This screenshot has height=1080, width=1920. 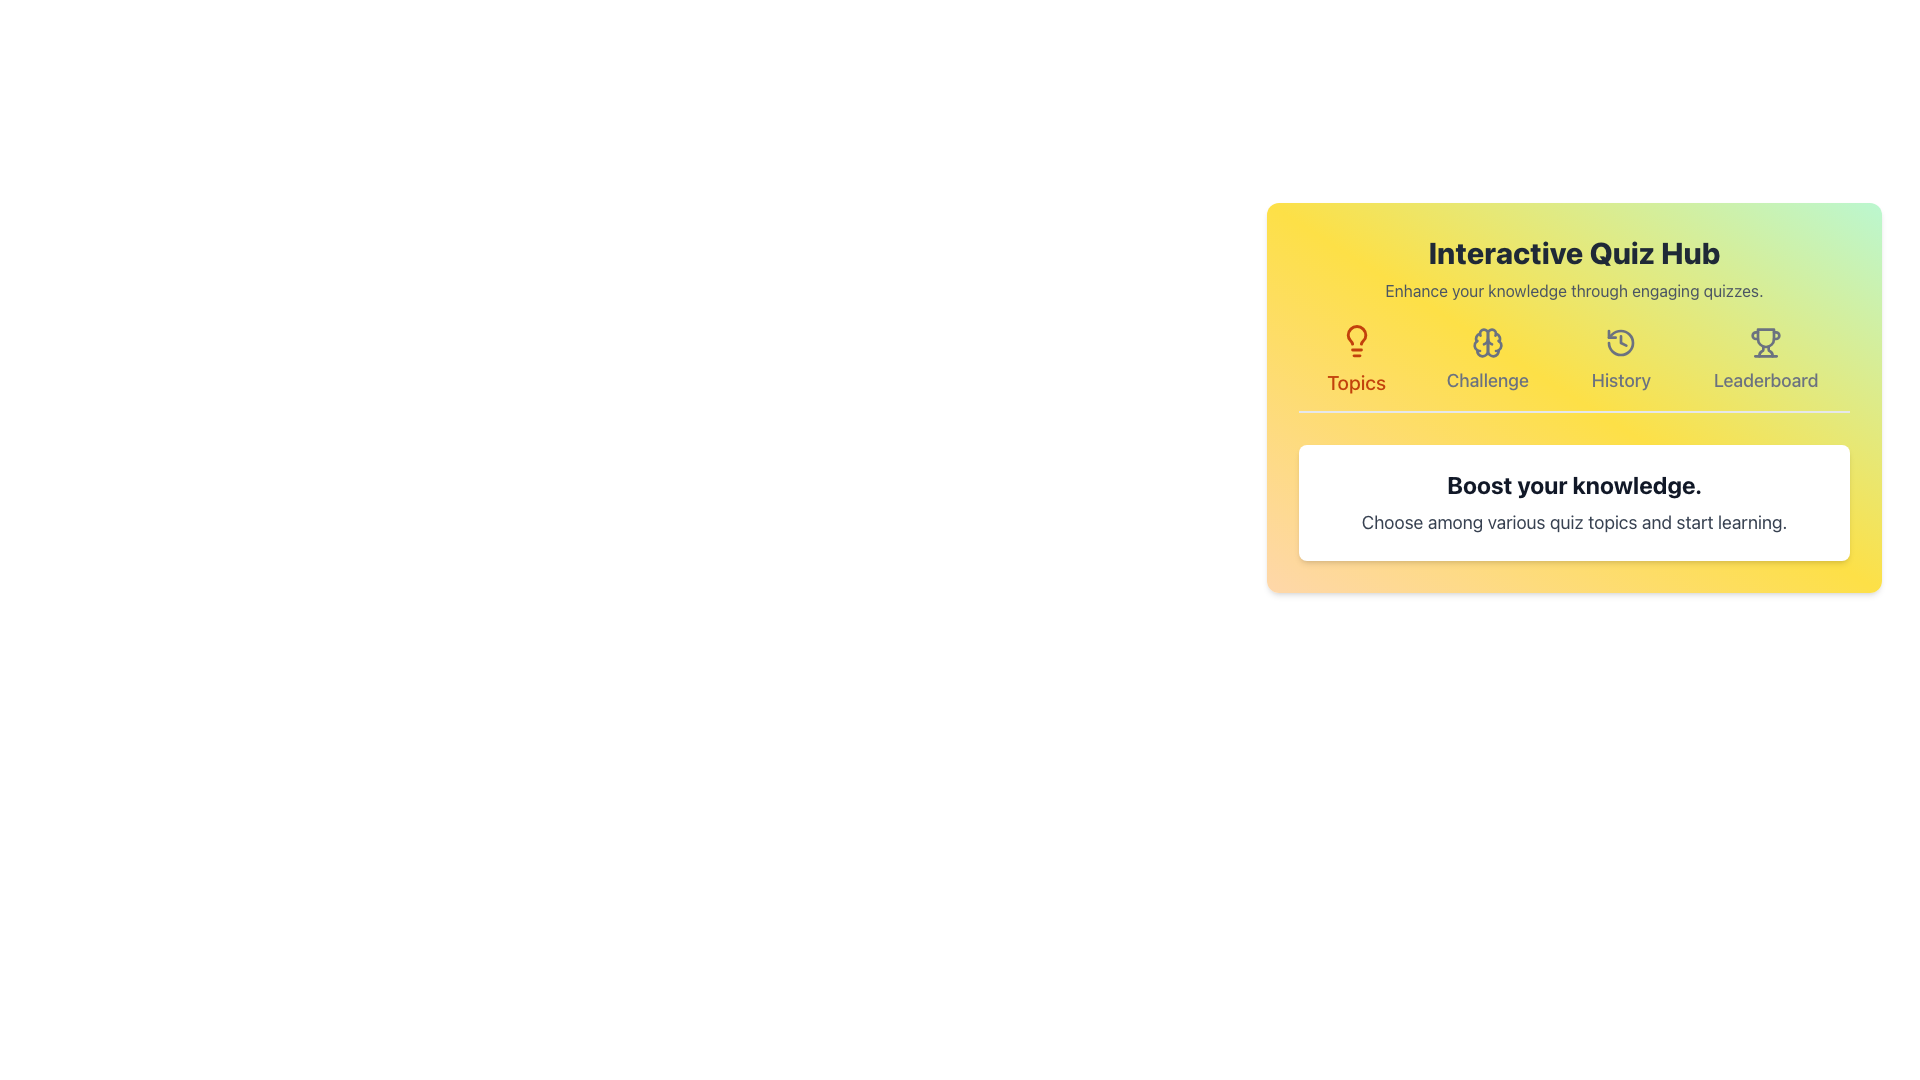 What do you see at coordinates (1481, 342) in the screenshot?
I see `the left-side curve of the brain-shaped icon in the 'Challenge' section's navigation bar of the 'Interactive Quiz Hub' interface` at bounding box center [1481, 342].